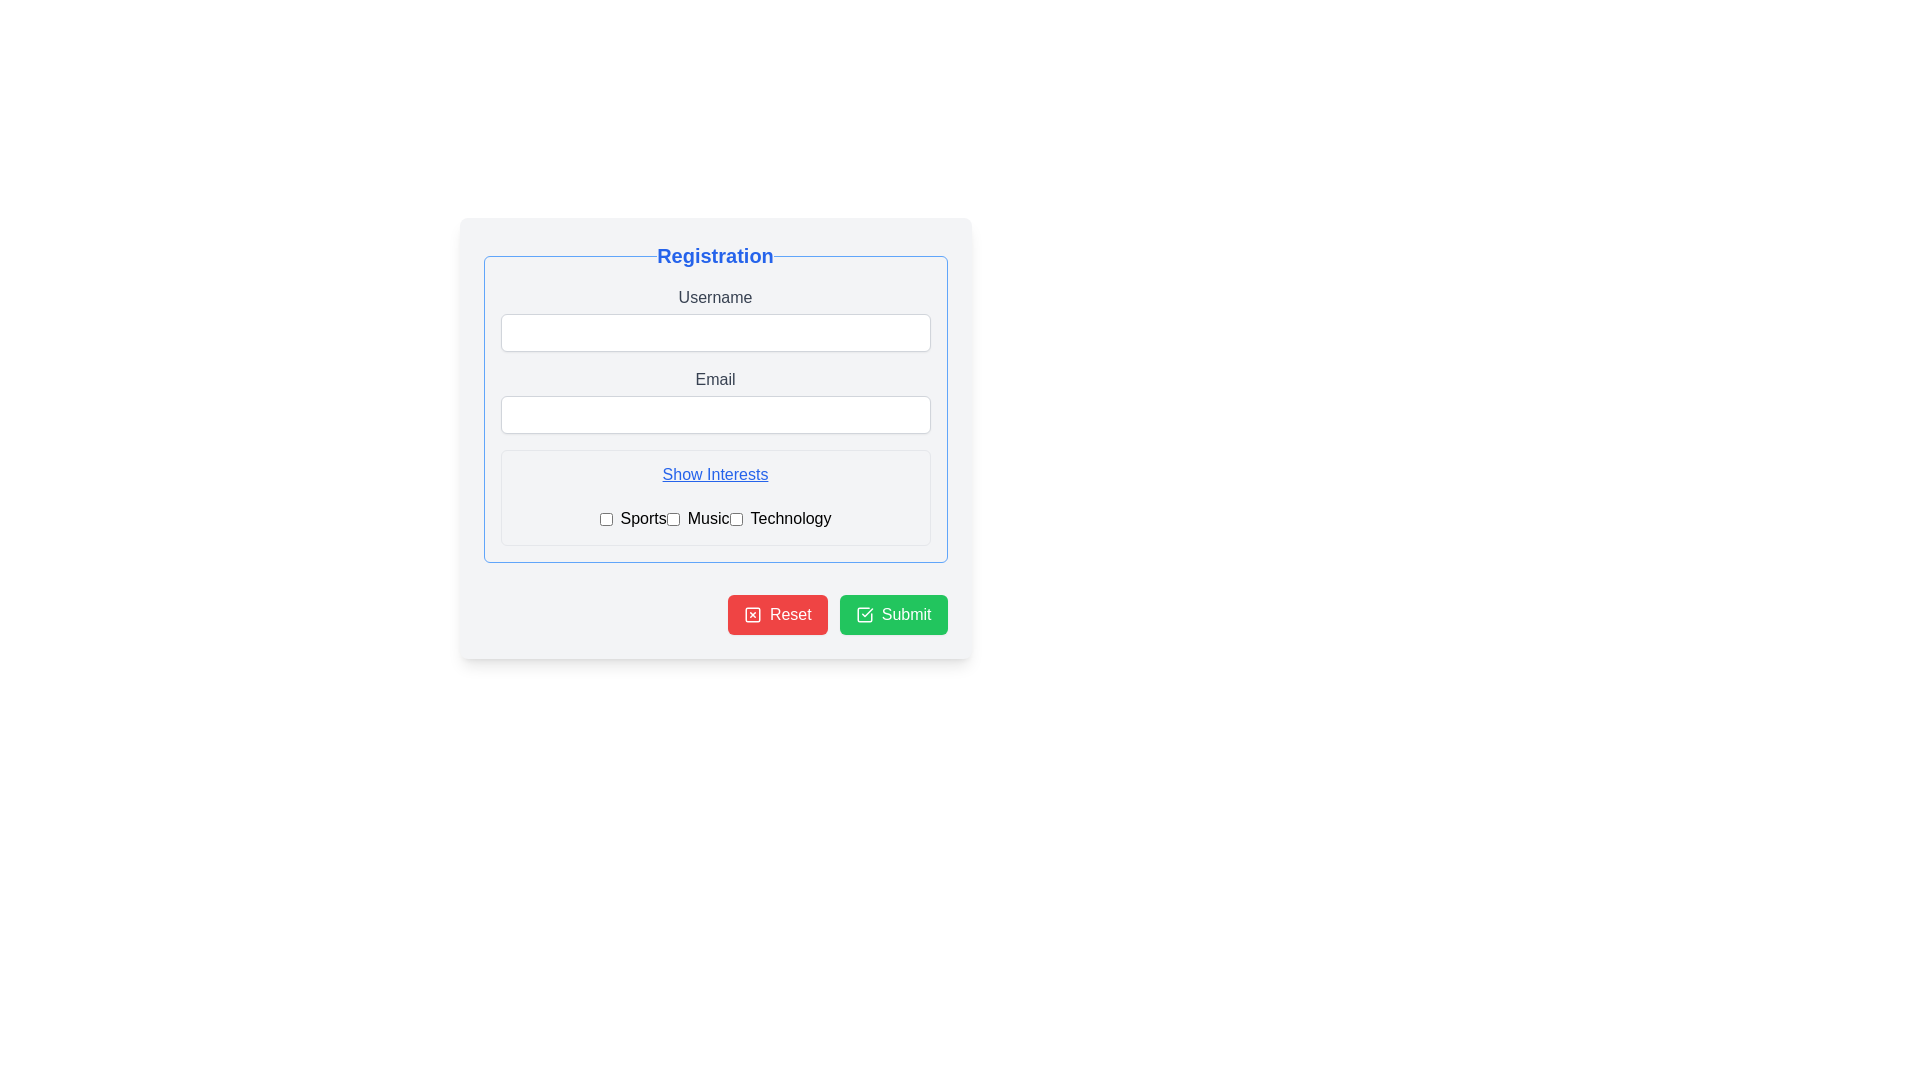 The height and width of the screenshot is (1080, 1920). I want to click on the 'Sports' checkbox, so click(604, 518).